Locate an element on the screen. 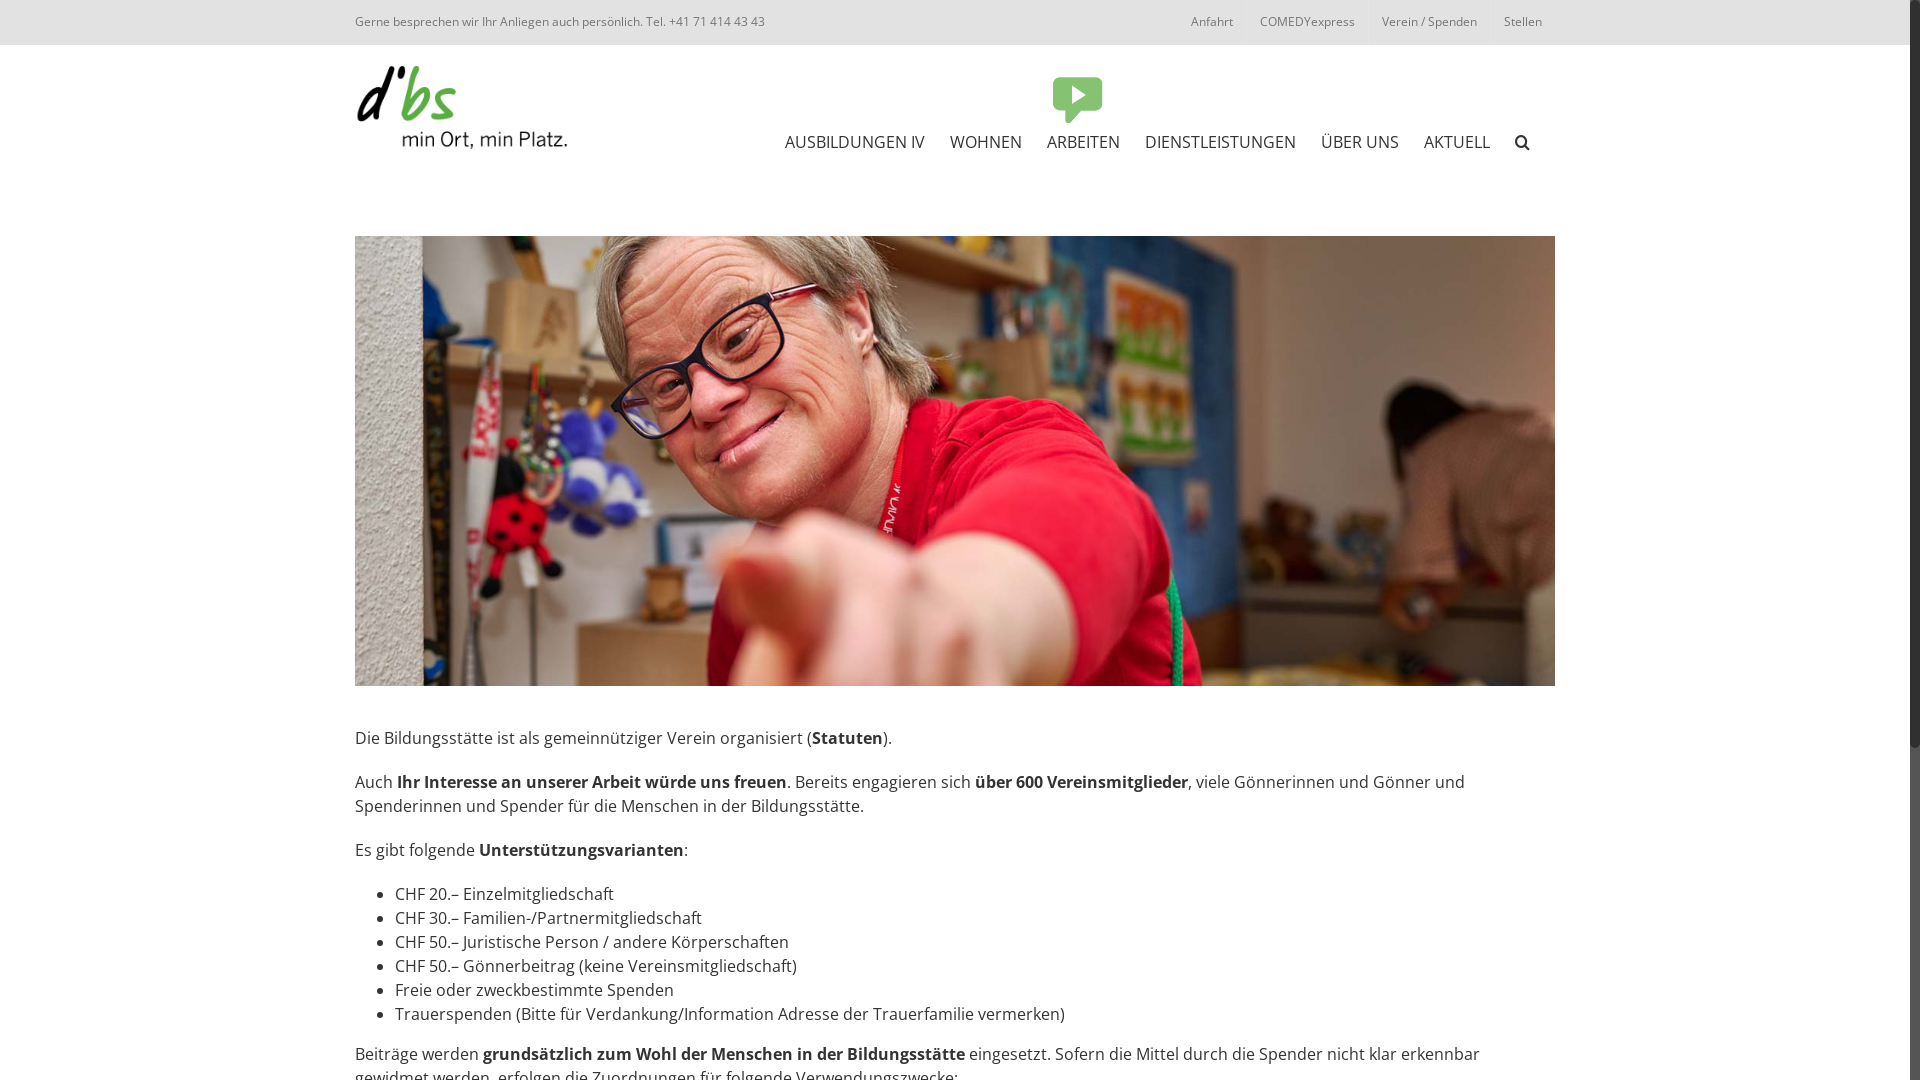 This screenshot has width=1920, height=1080. 'AUSBILDUNGEN IV' is located at coordinates (784, 138).